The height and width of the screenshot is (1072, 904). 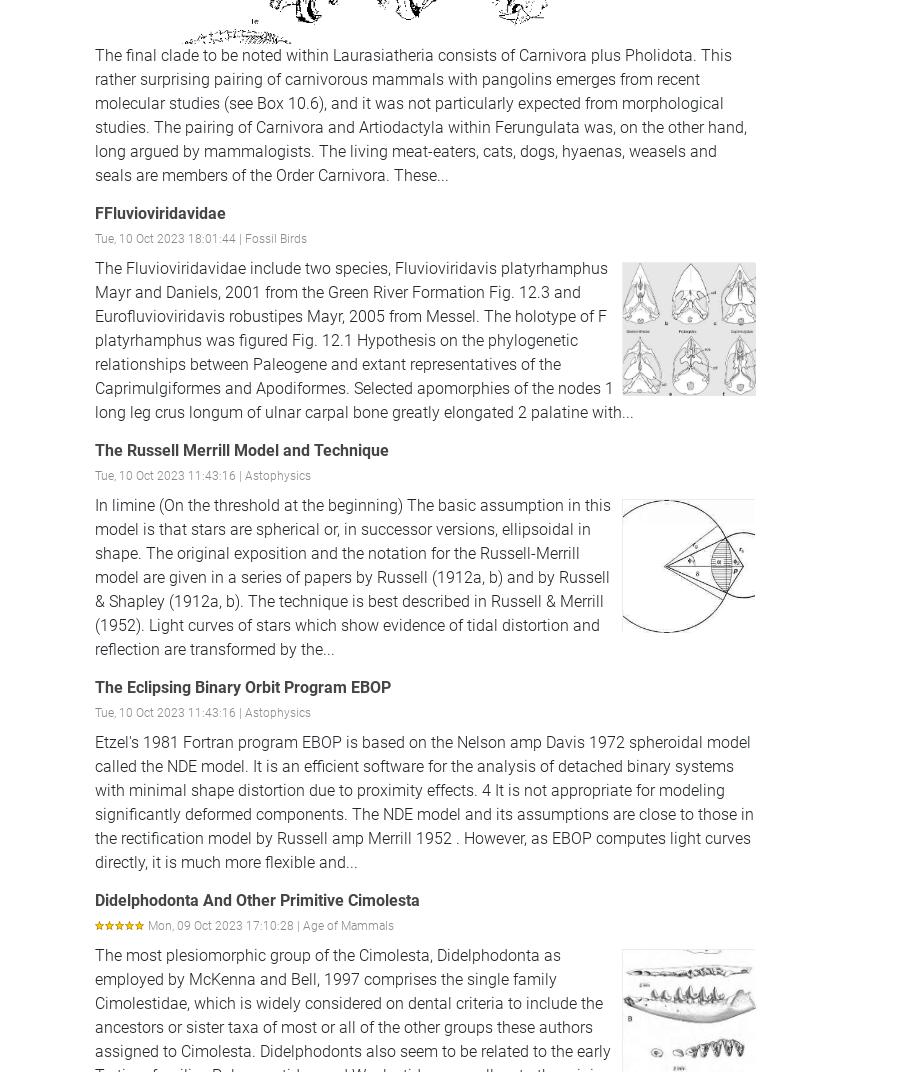 What do you see at coordinates (241, 448) in the screenshot?
I see `'The Russell Merrill Model and Technique'` at bounding box center [241, 448].